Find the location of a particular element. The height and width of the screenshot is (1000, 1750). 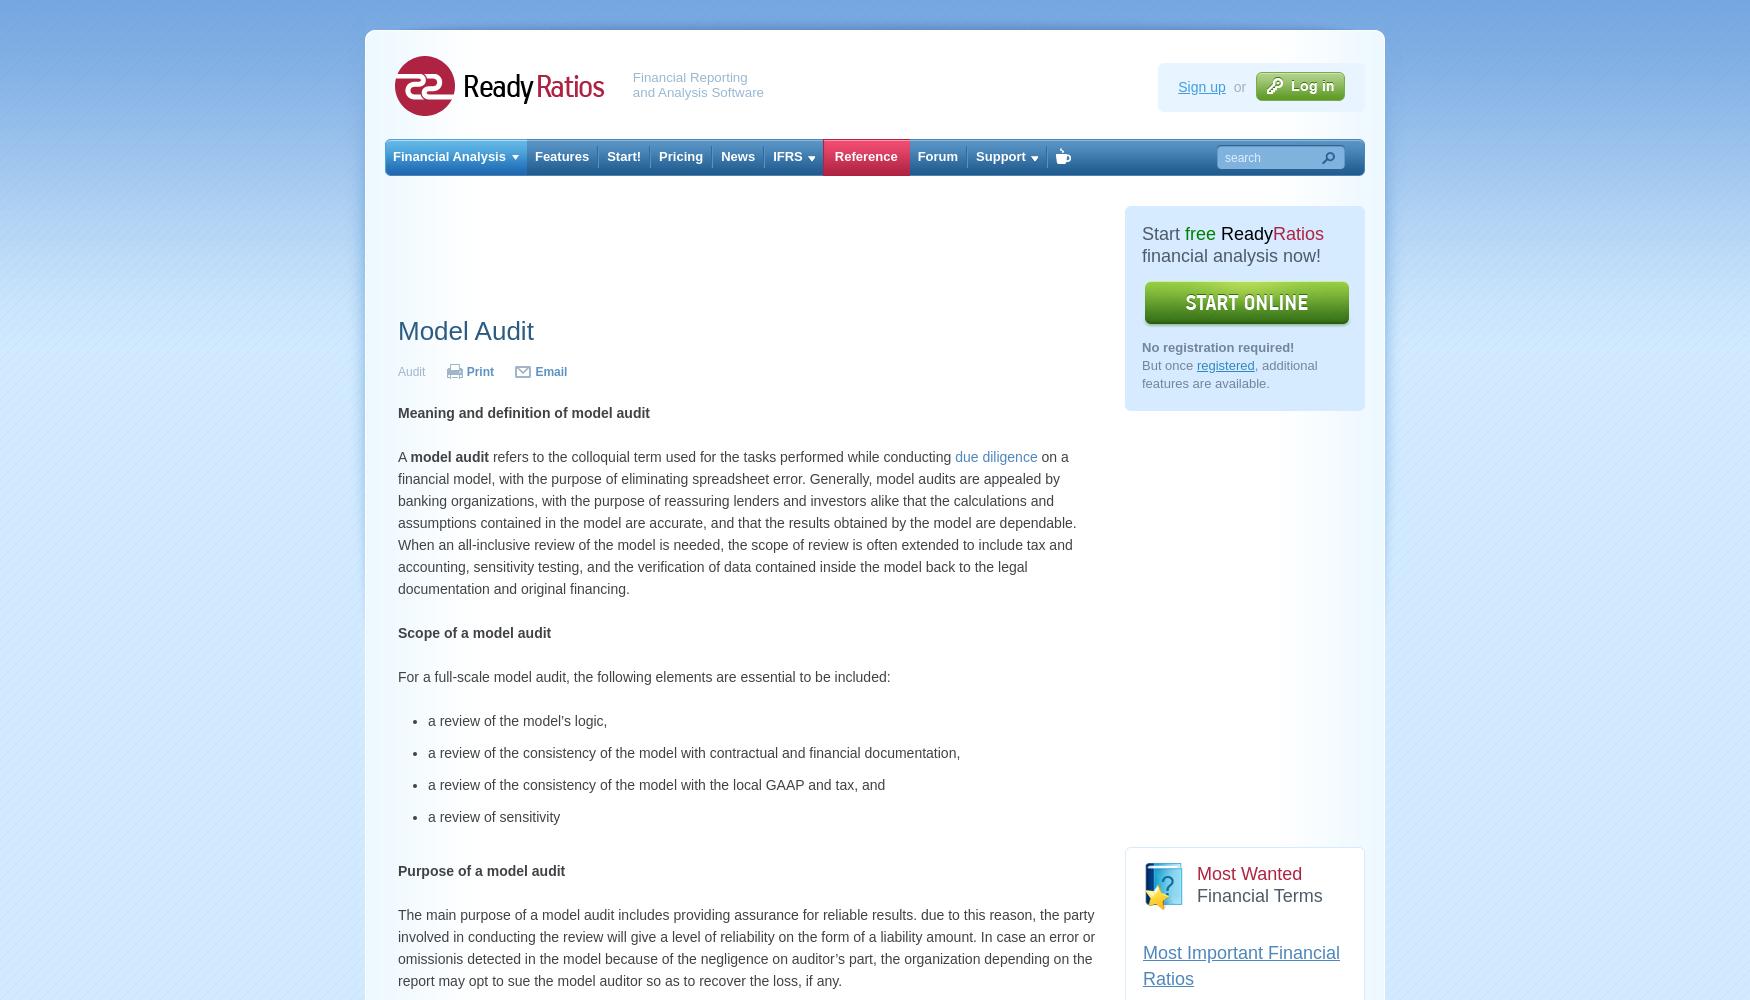

'financial analysis now!' is located at coordinates (1231, 256).